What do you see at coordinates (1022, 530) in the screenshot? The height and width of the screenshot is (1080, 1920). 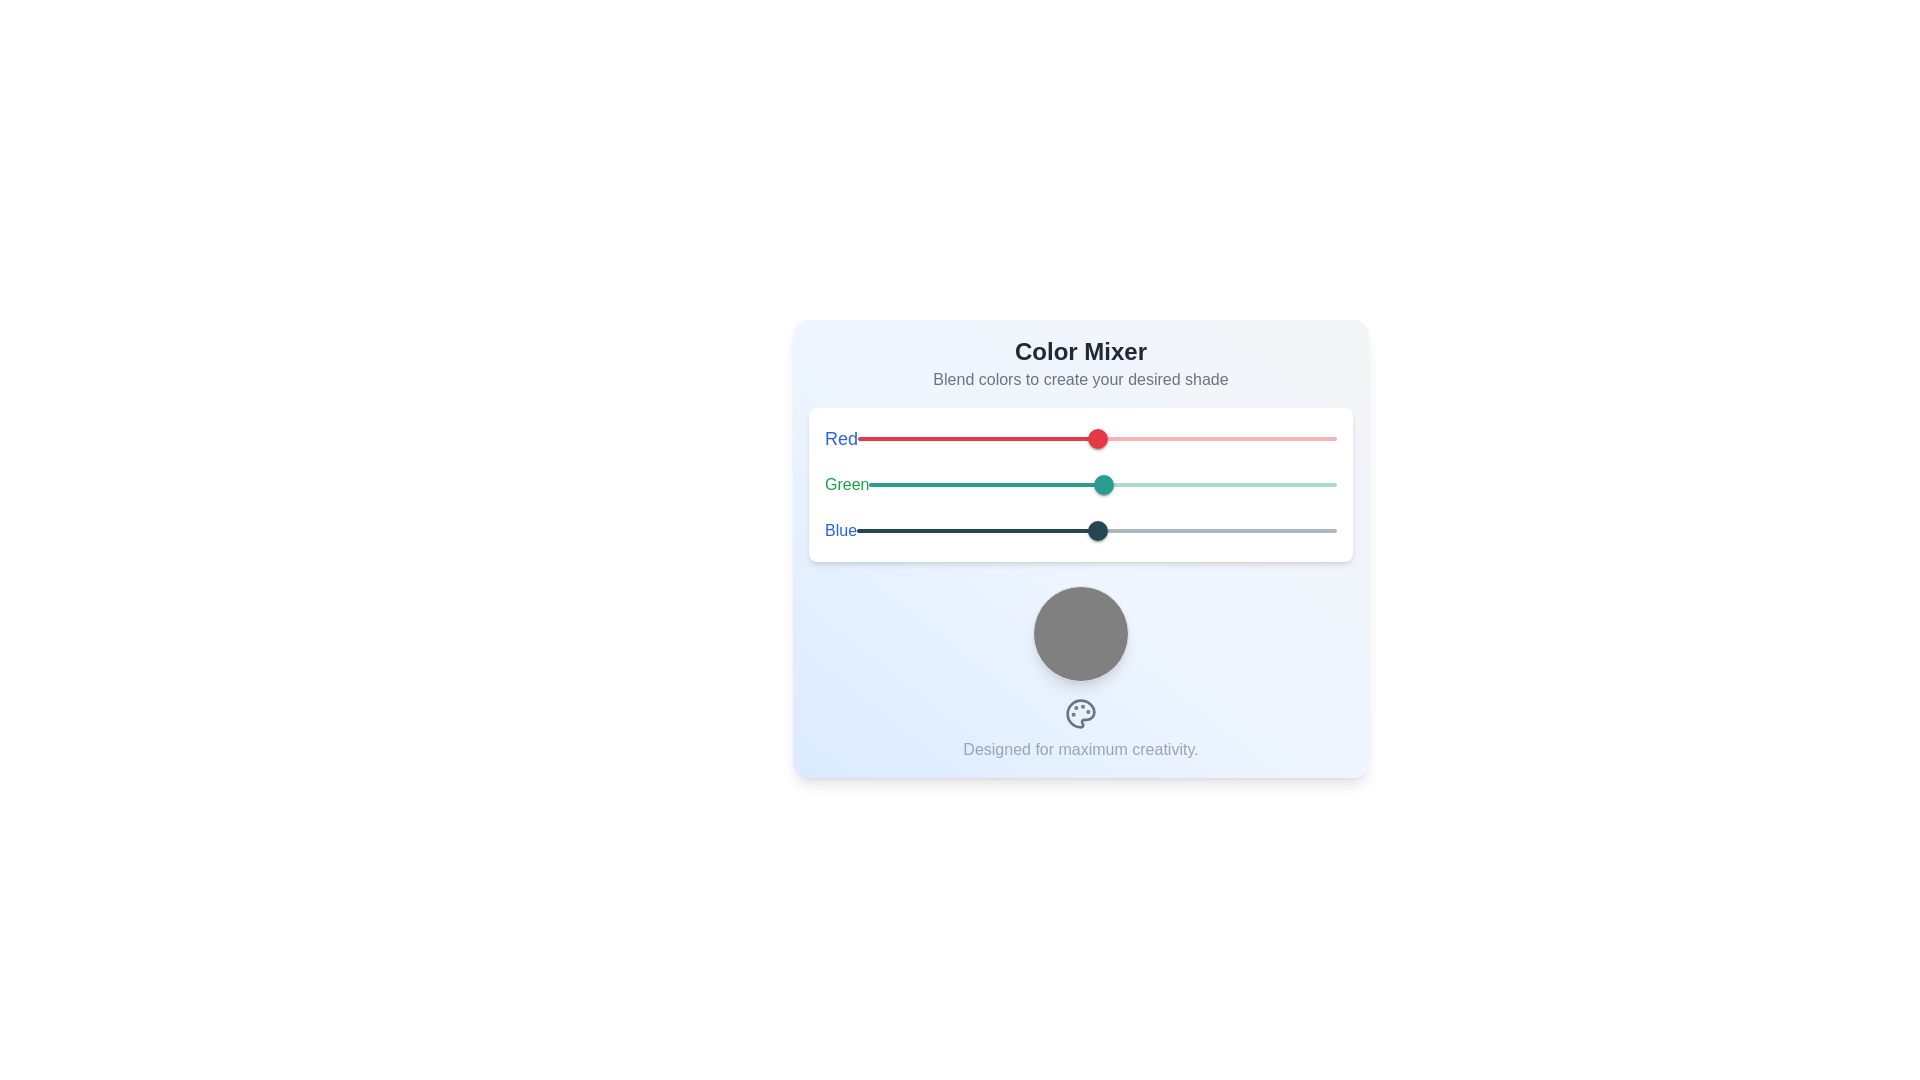 I see `the Blue channel` at bounding box center [1022, 530].